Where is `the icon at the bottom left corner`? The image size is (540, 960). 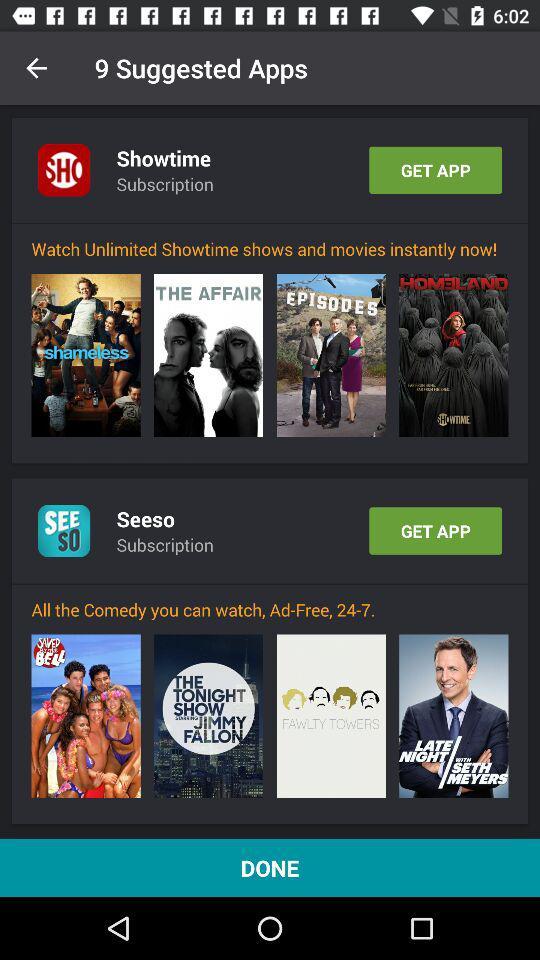 the icon at the bottom left corner is located at coordinates (85, 716).